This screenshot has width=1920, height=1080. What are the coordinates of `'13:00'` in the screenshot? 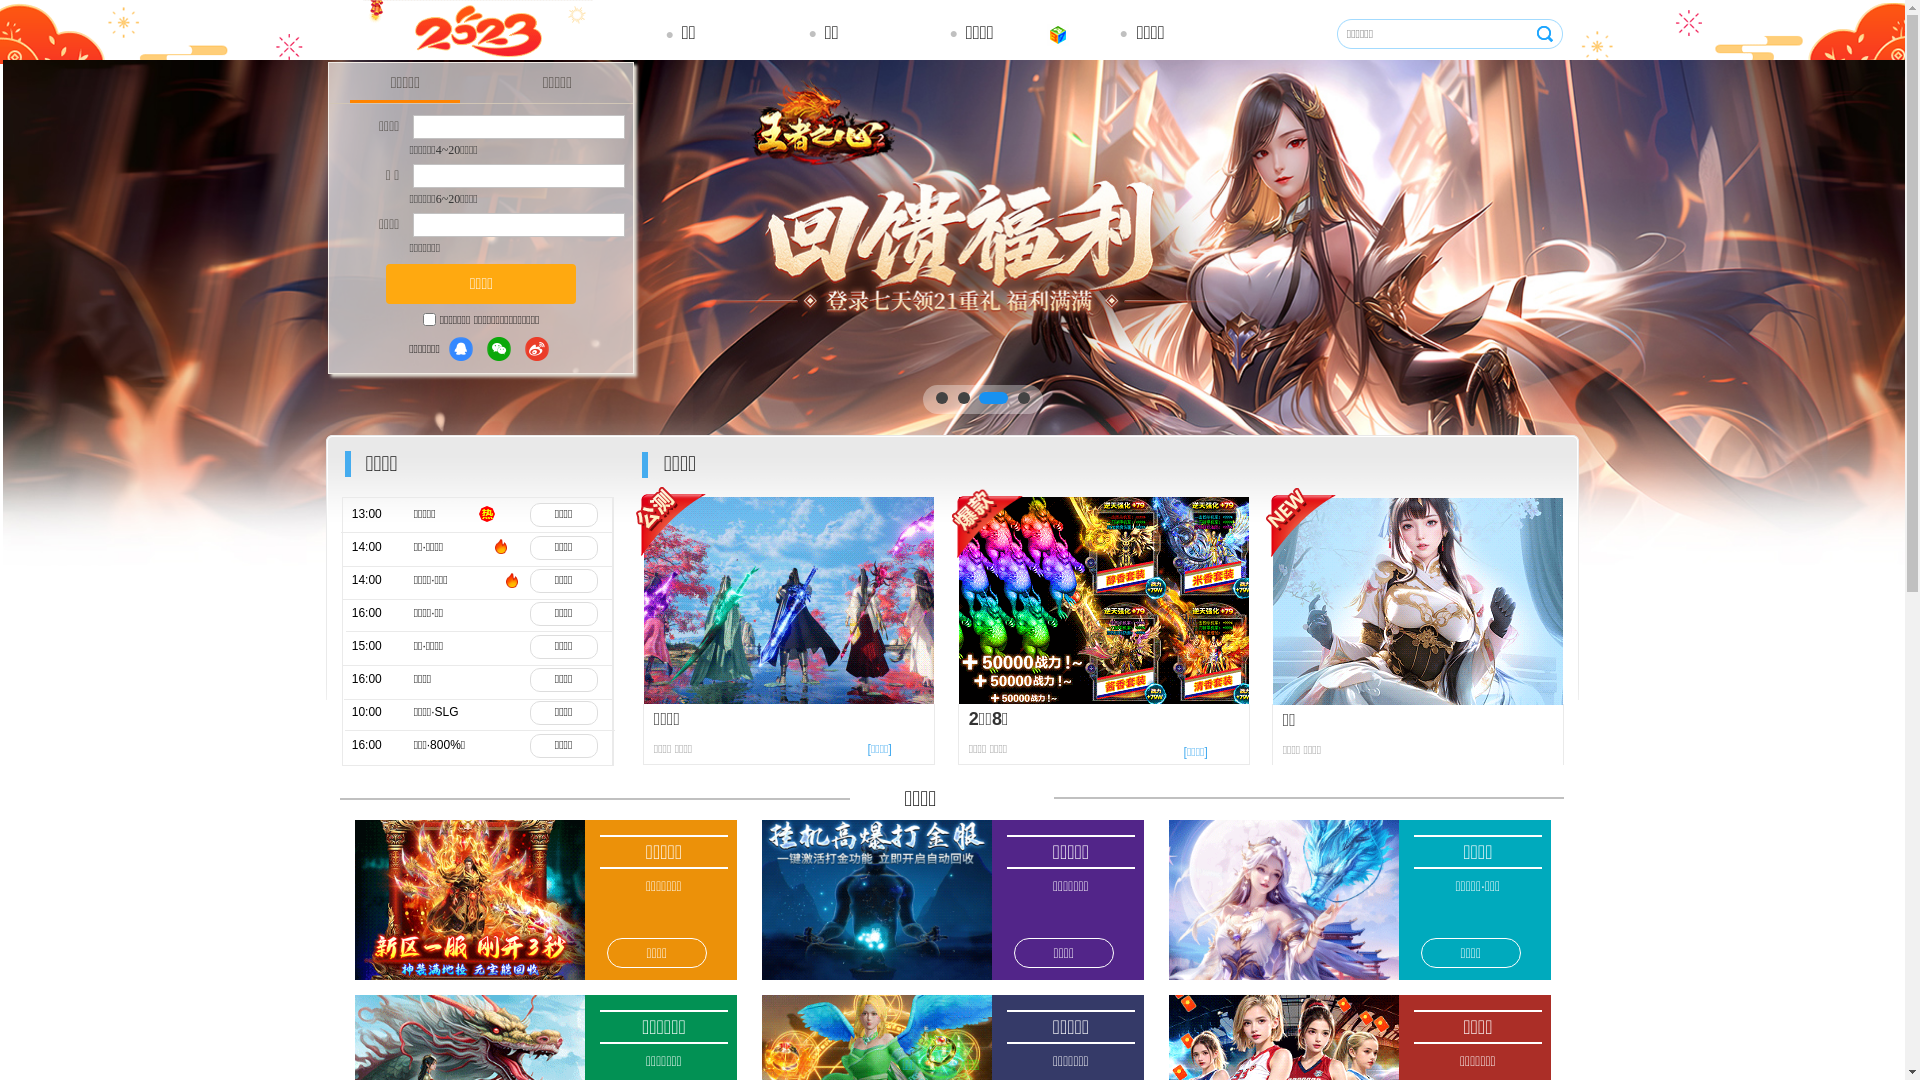 It's located at (351, 513).